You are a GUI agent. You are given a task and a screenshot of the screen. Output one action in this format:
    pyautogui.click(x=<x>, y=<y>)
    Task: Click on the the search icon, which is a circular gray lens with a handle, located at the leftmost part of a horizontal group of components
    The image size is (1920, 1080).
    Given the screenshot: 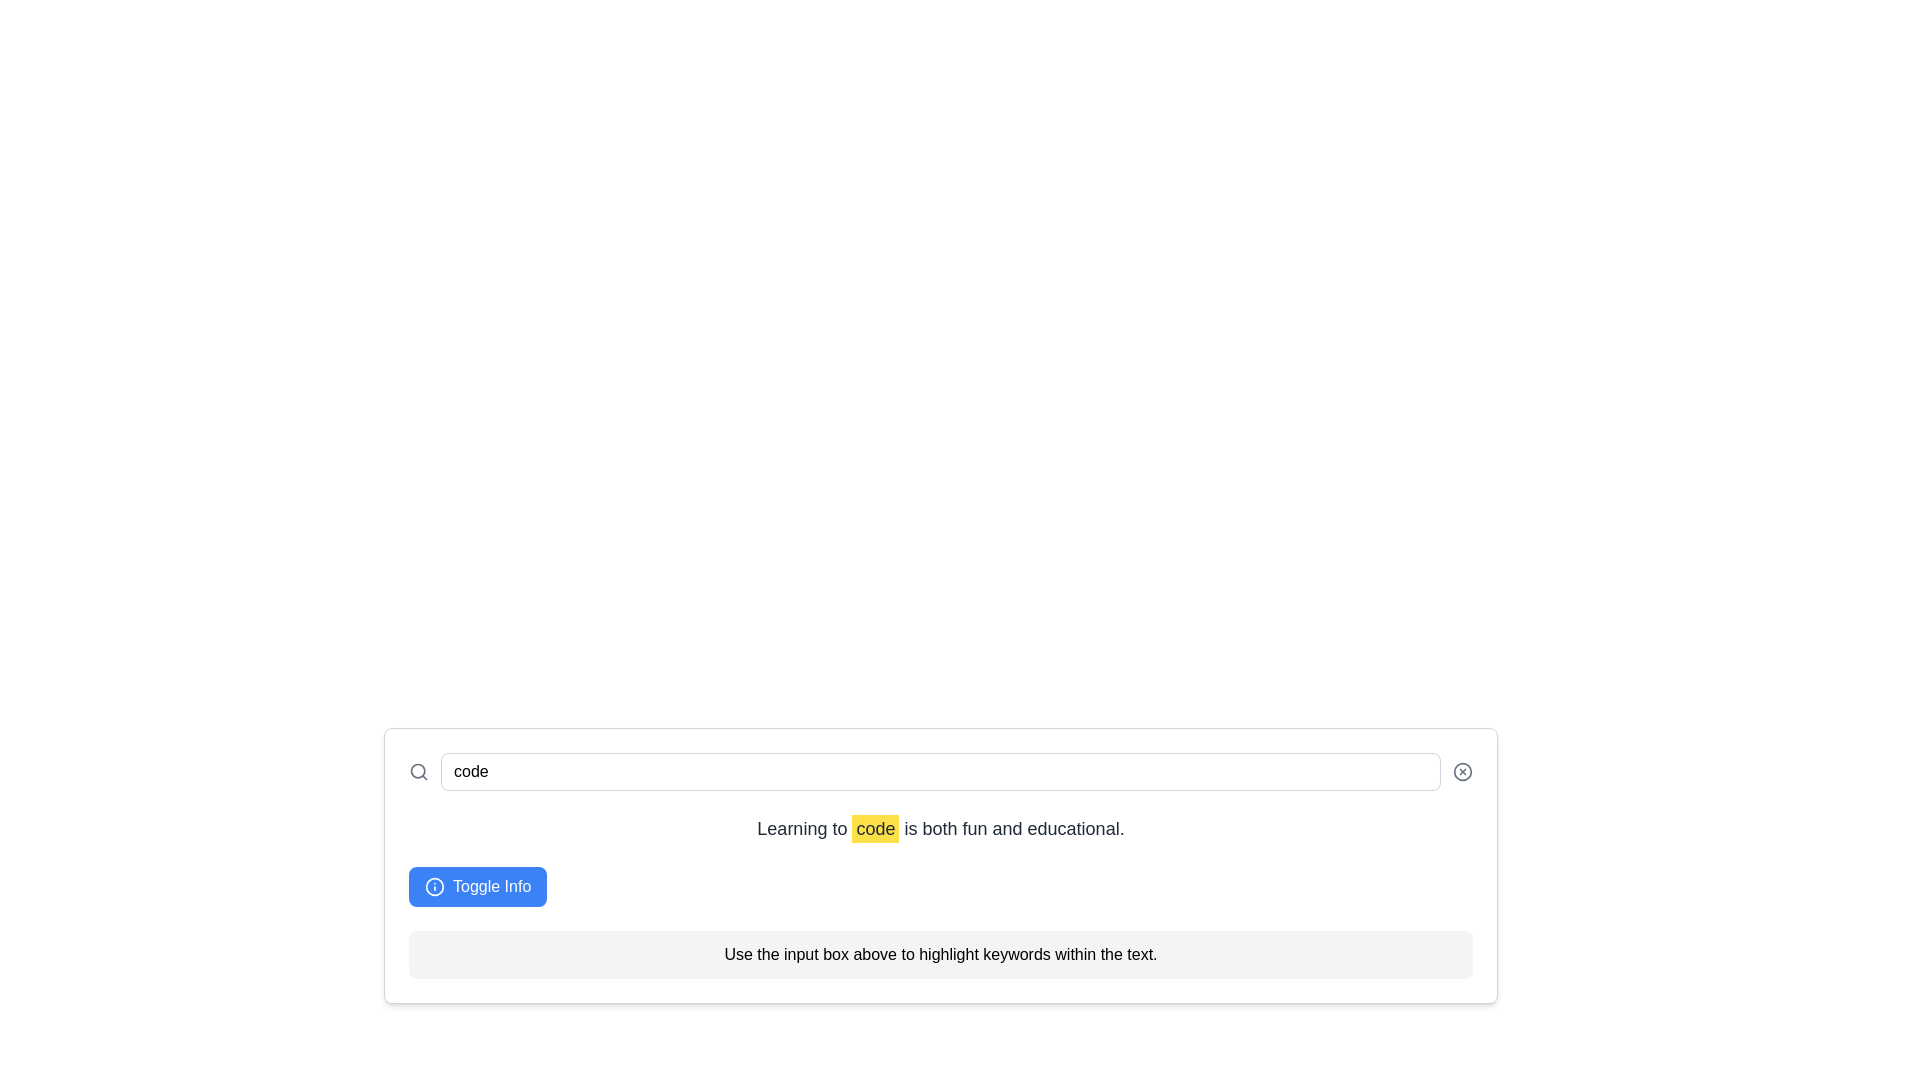 What is the action you would take?
    pyautogui.click(x=417, y=770)
    